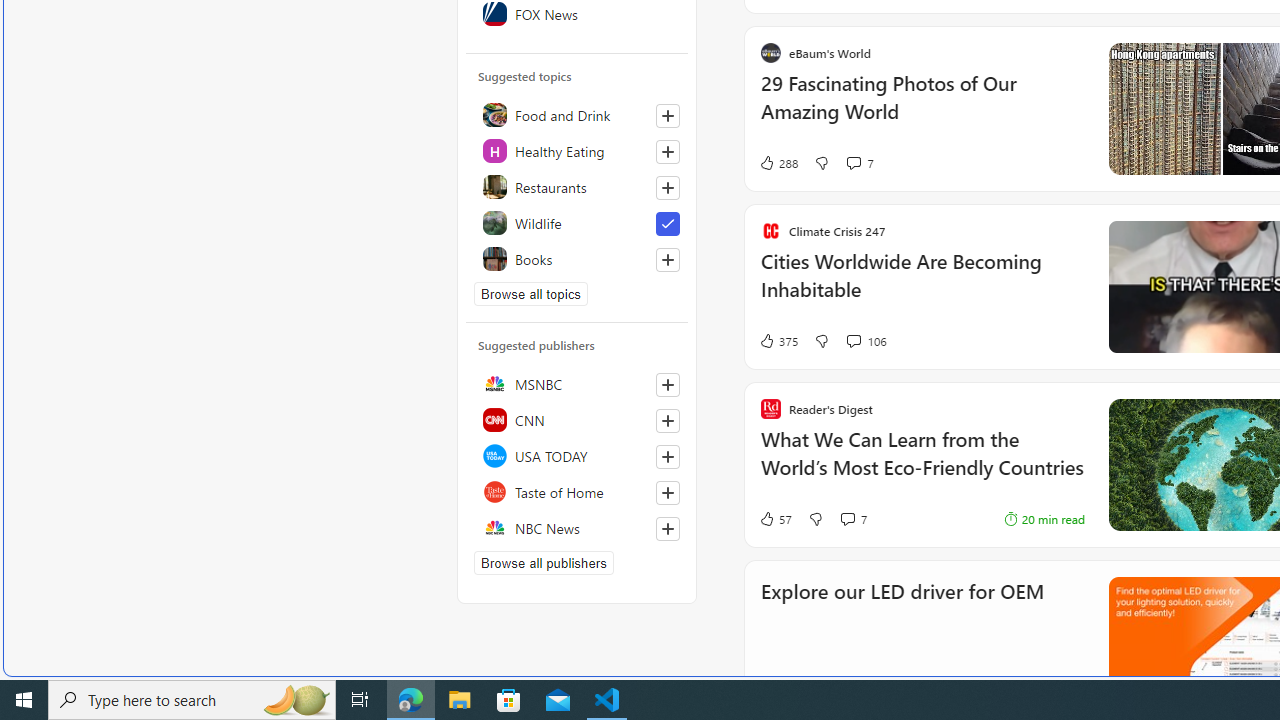 The width and height of the screenshot is (1280, 720). I want to click on 'Healthy Eating', so click(576, 149).